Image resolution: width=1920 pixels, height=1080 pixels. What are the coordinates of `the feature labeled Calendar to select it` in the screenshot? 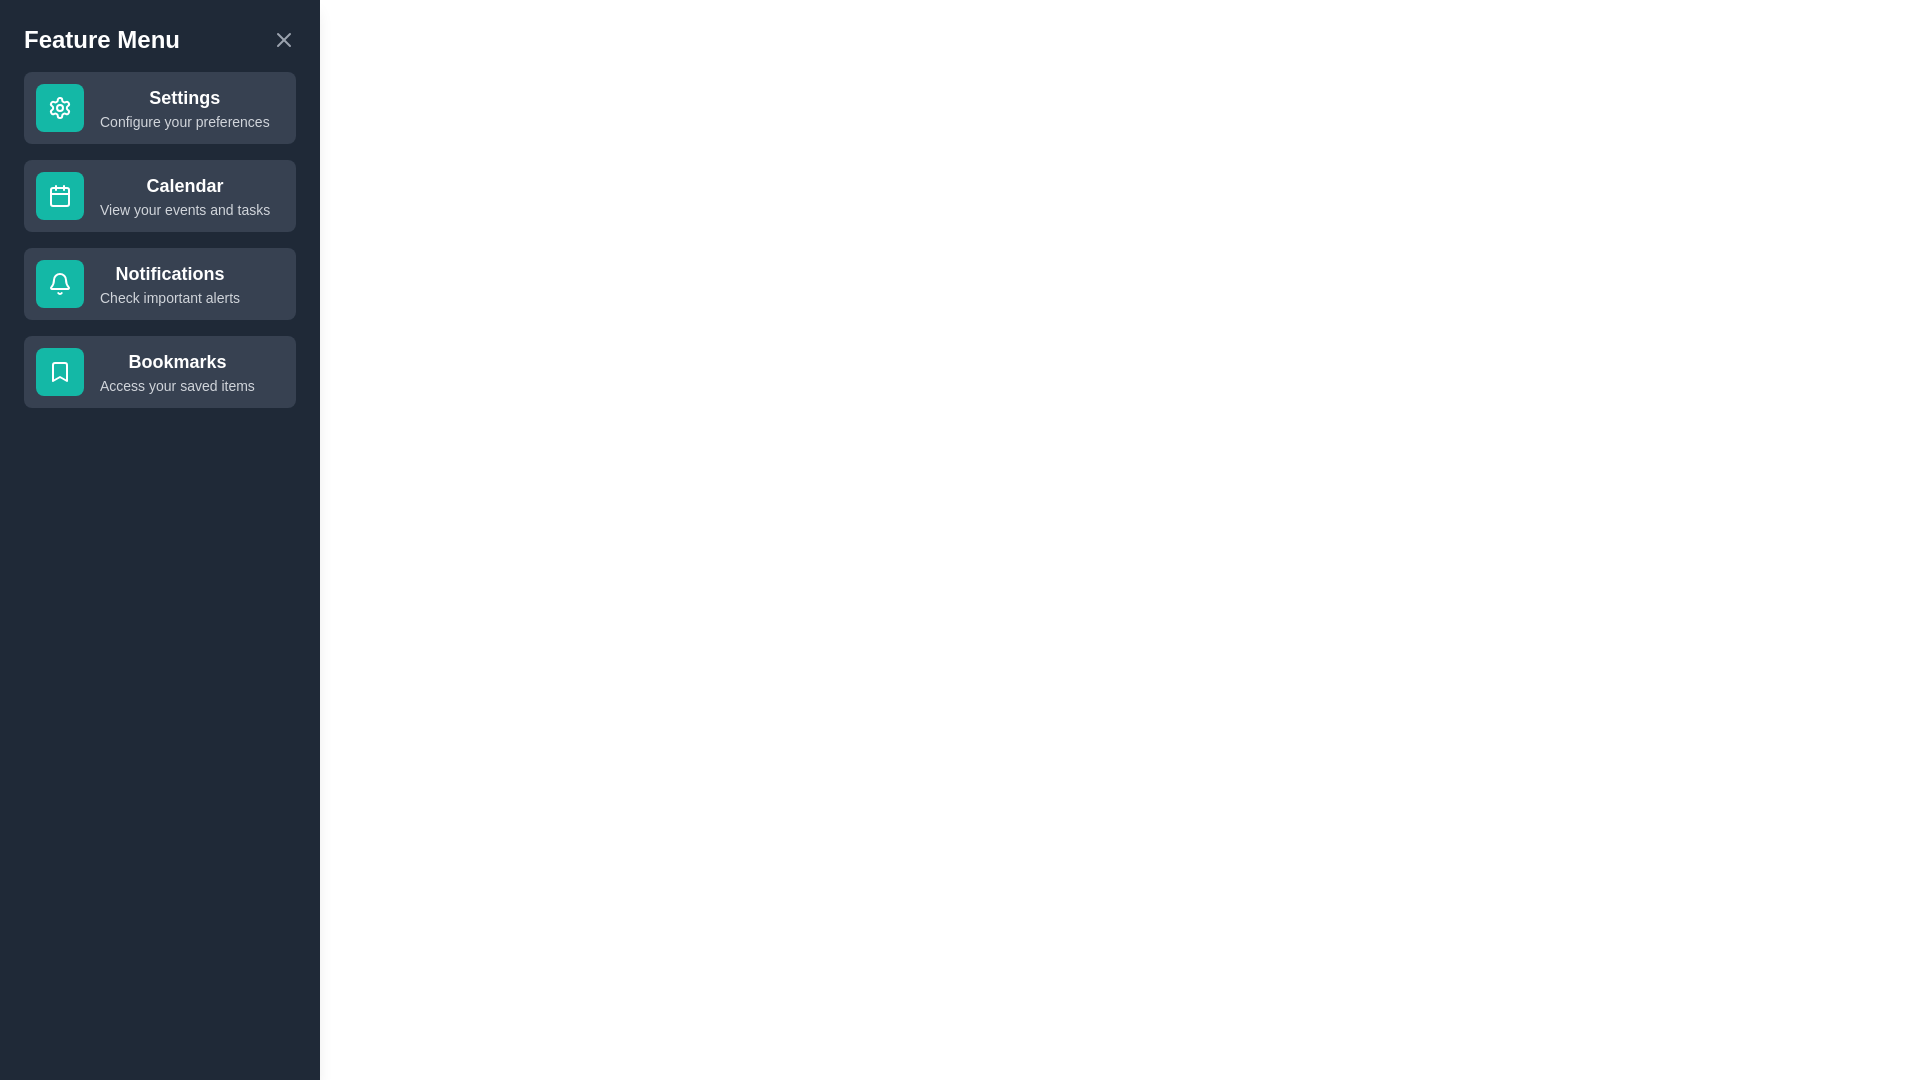 It's located at (158, 196).